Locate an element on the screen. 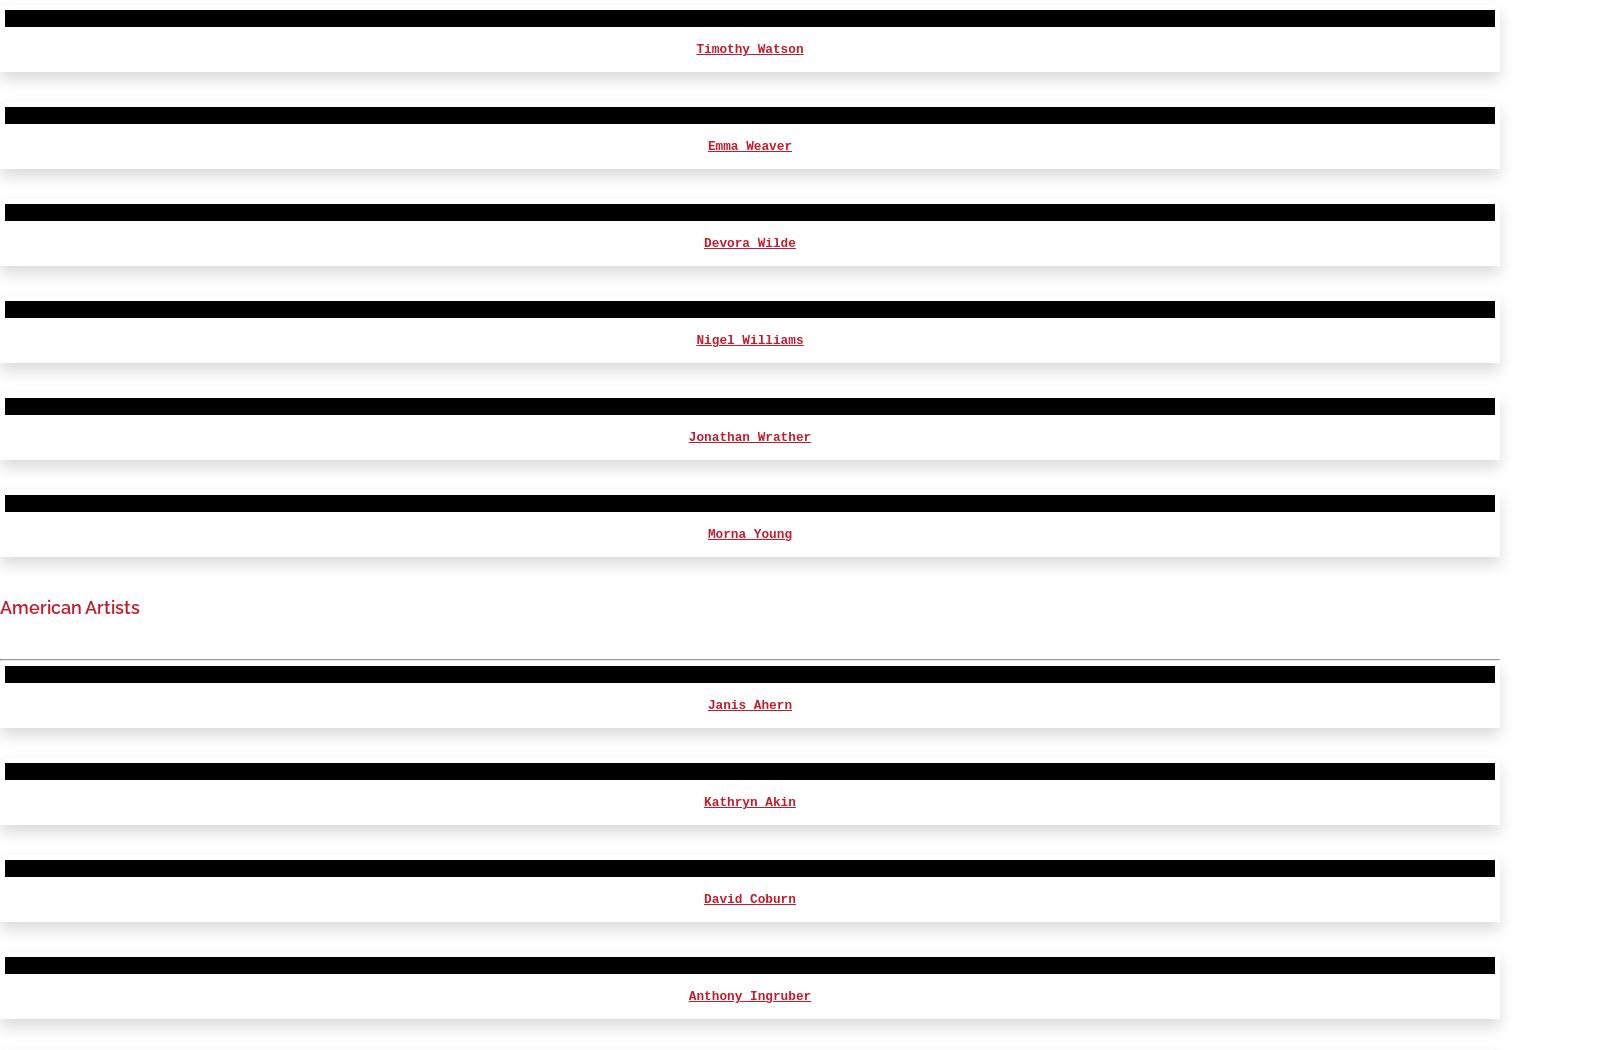  'Emma Rydal' is located at coordinates (749, 90).